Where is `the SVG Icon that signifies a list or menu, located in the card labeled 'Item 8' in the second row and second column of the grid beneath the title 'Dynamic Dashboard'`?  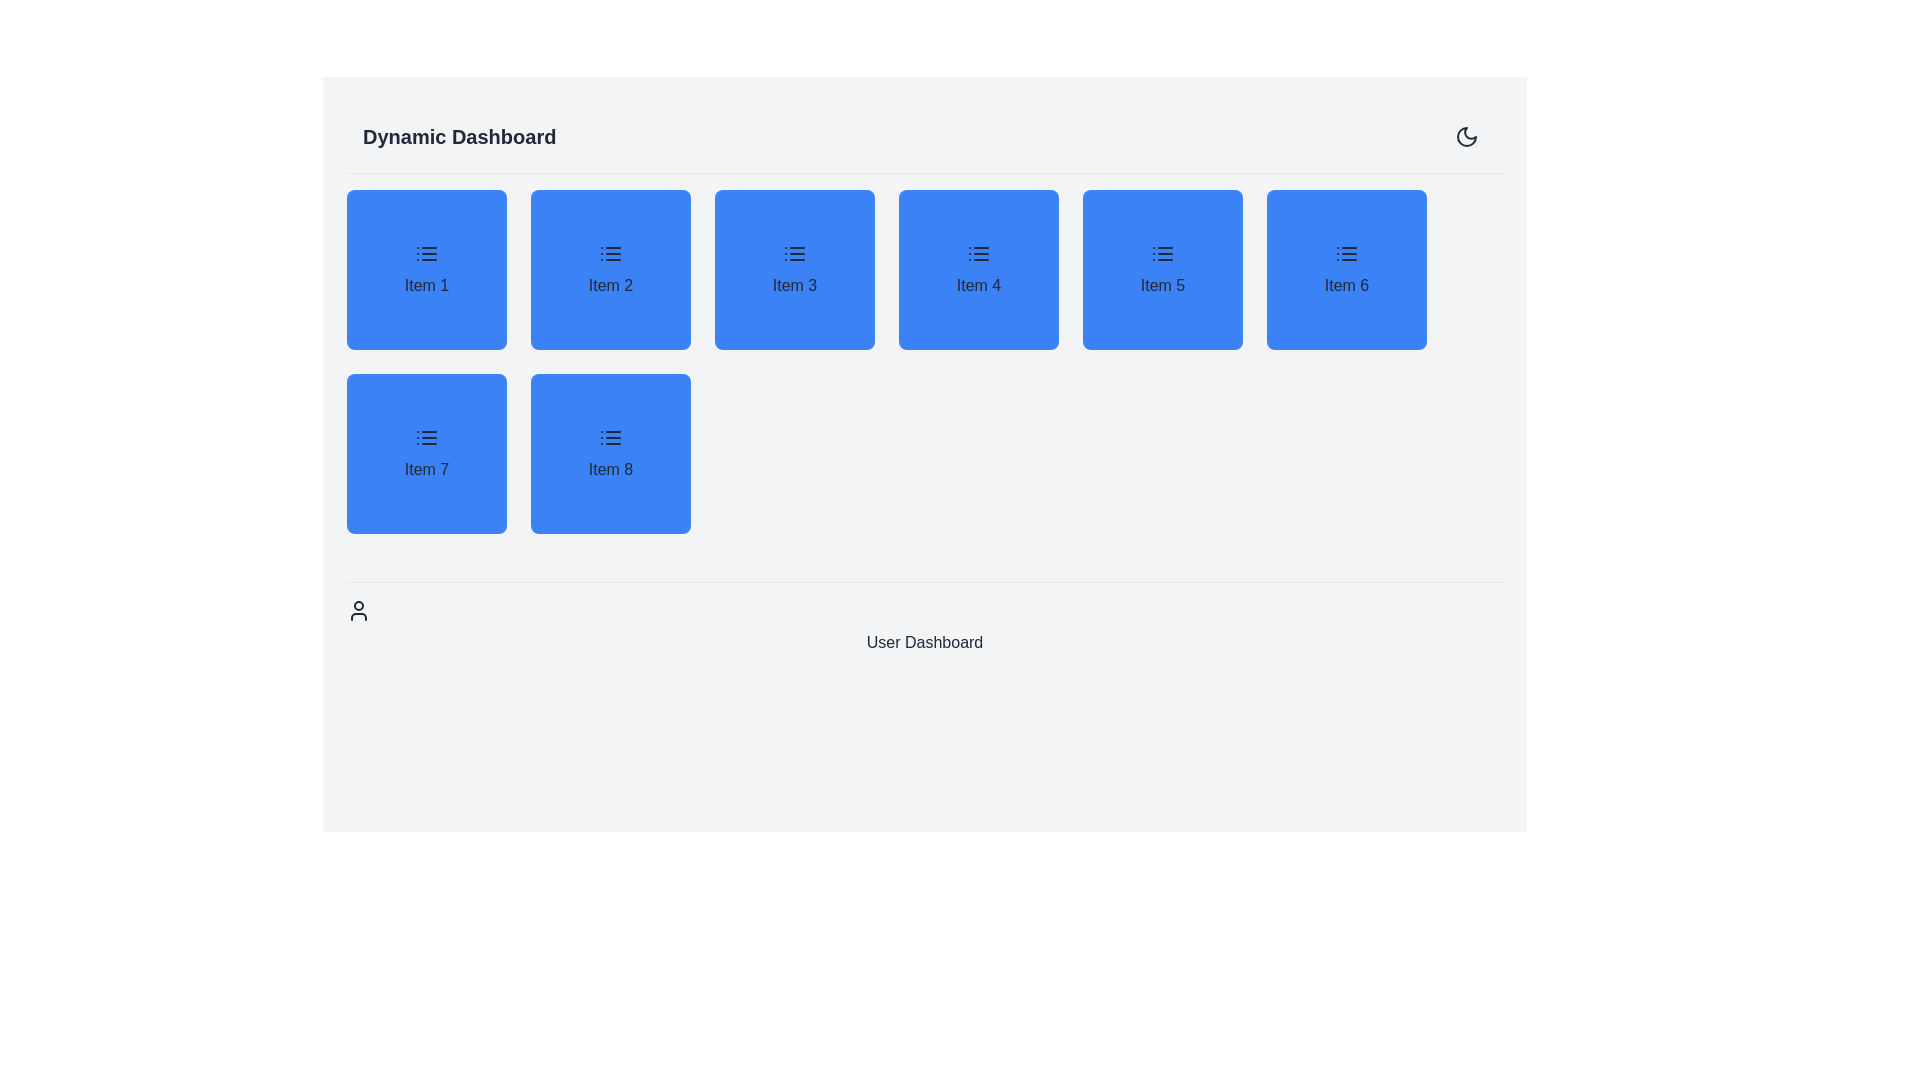 the SVG Icon that signifies a list or menu, located in the card labeled 'Item 8' in the second row and second column of the grid beneath the title 'Dynamic Dashboard' is located at coordinates (609, 437).